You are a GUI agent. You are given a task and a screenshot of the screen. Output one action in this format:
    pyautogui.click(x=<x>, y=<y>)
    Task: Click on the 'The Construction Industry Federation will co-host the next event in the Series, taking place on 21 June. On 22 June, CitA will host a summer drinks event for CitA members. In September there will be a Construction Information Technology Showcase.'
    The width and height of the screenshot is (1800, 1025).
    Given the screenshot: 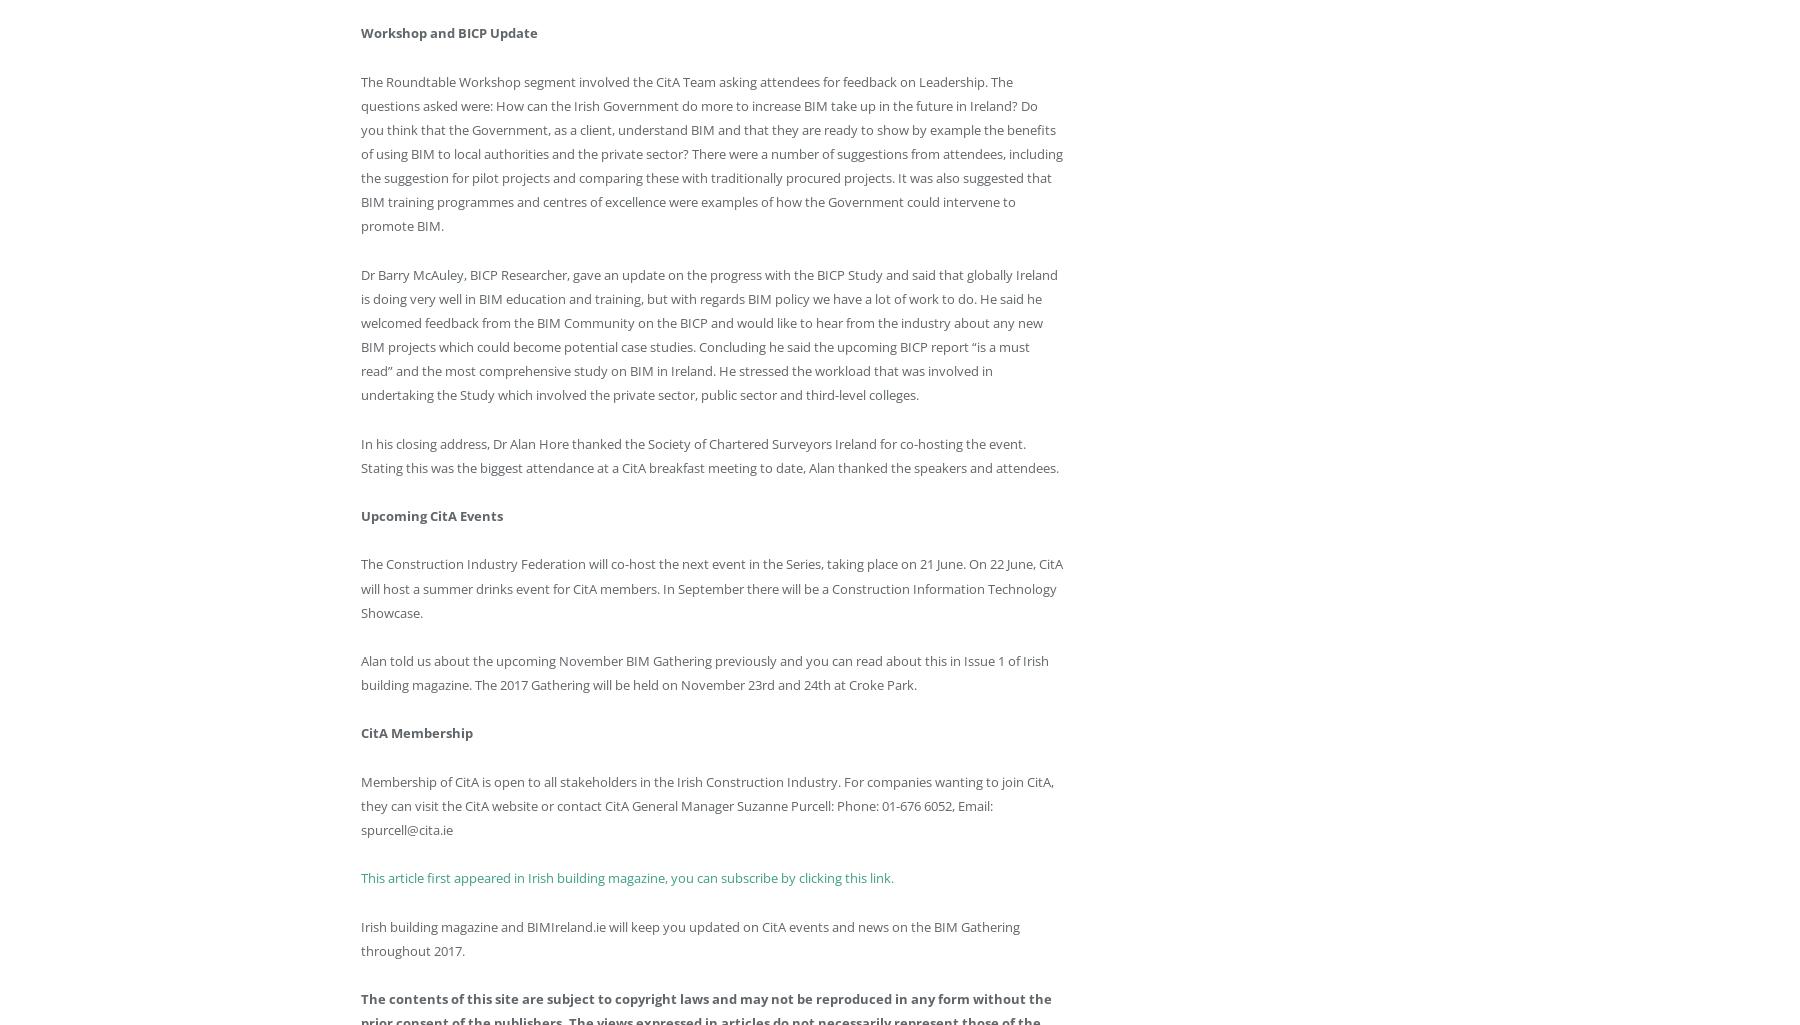 What is the action you would take?
    pyautogui.click(x=711, y=588)
    